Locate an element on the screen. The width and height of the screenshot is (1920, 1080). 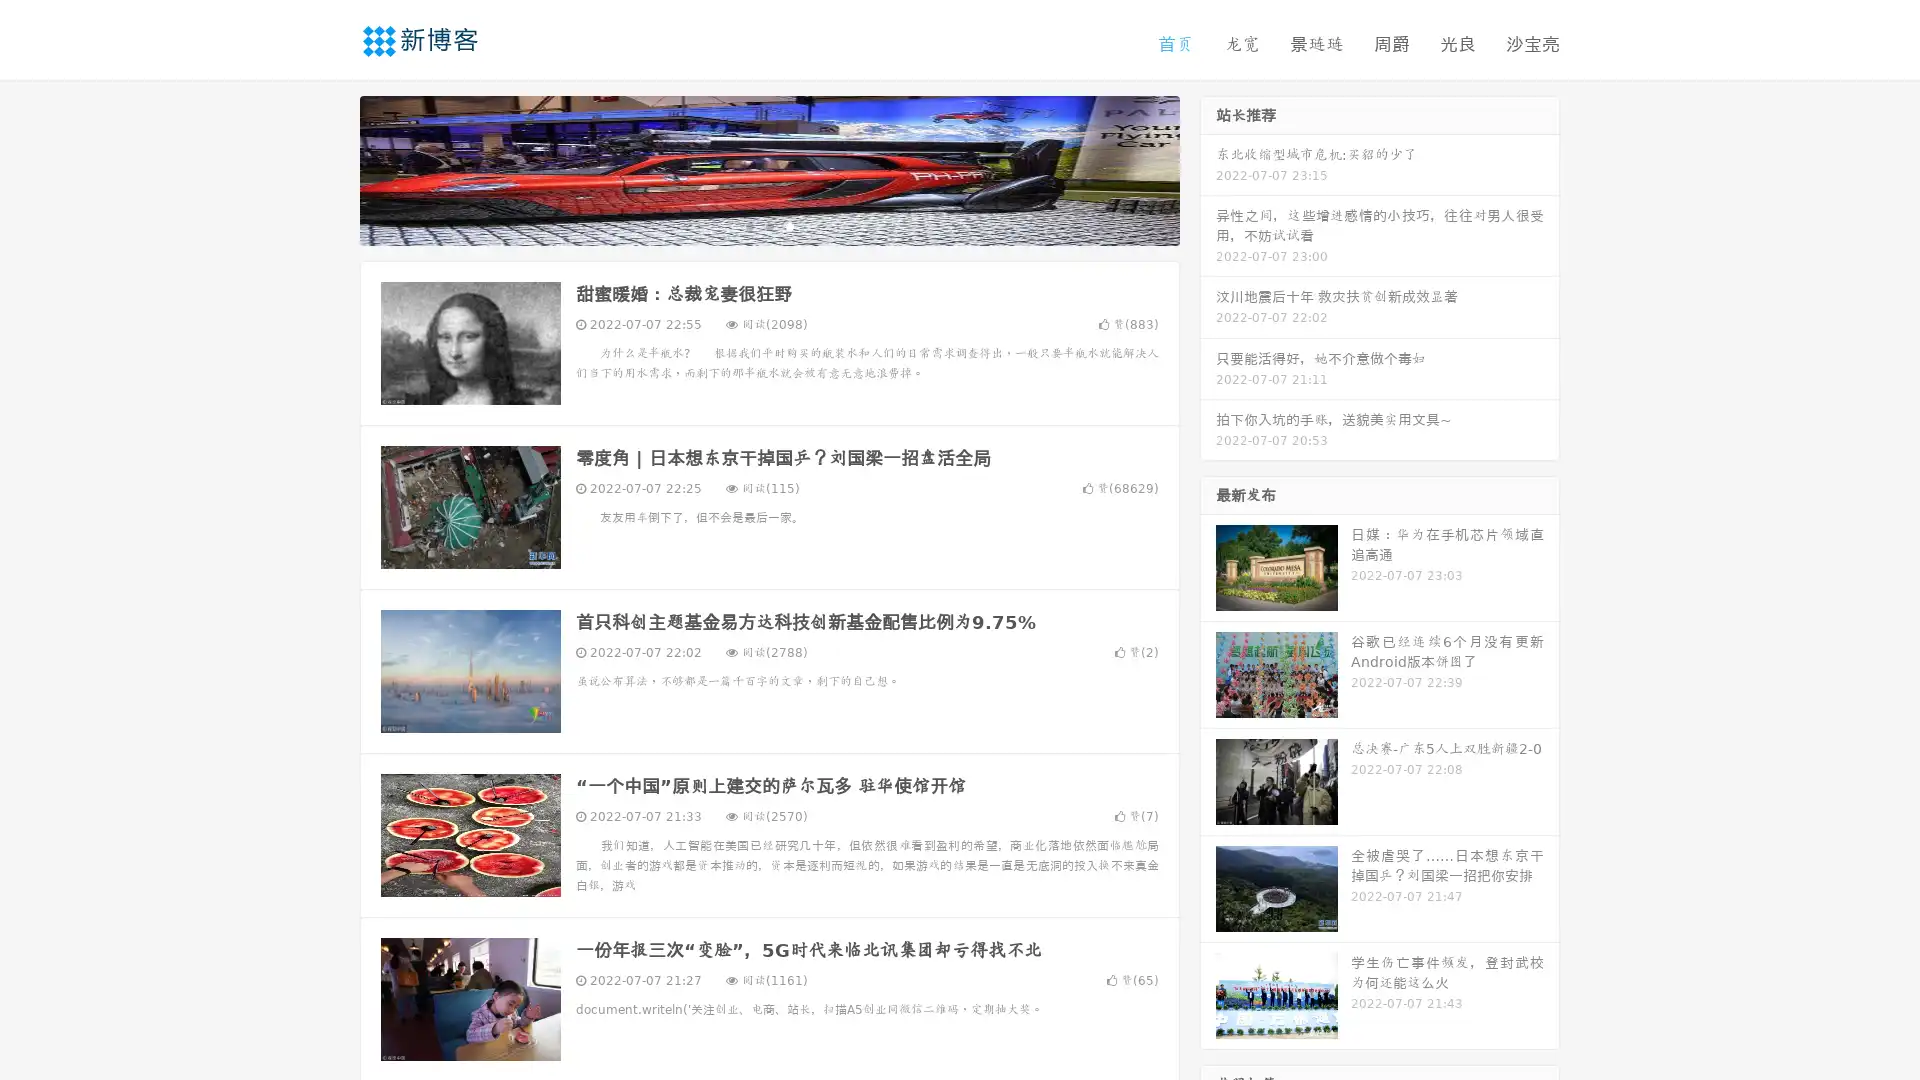
Go to slide 1 is located at coordinates (748, 225).